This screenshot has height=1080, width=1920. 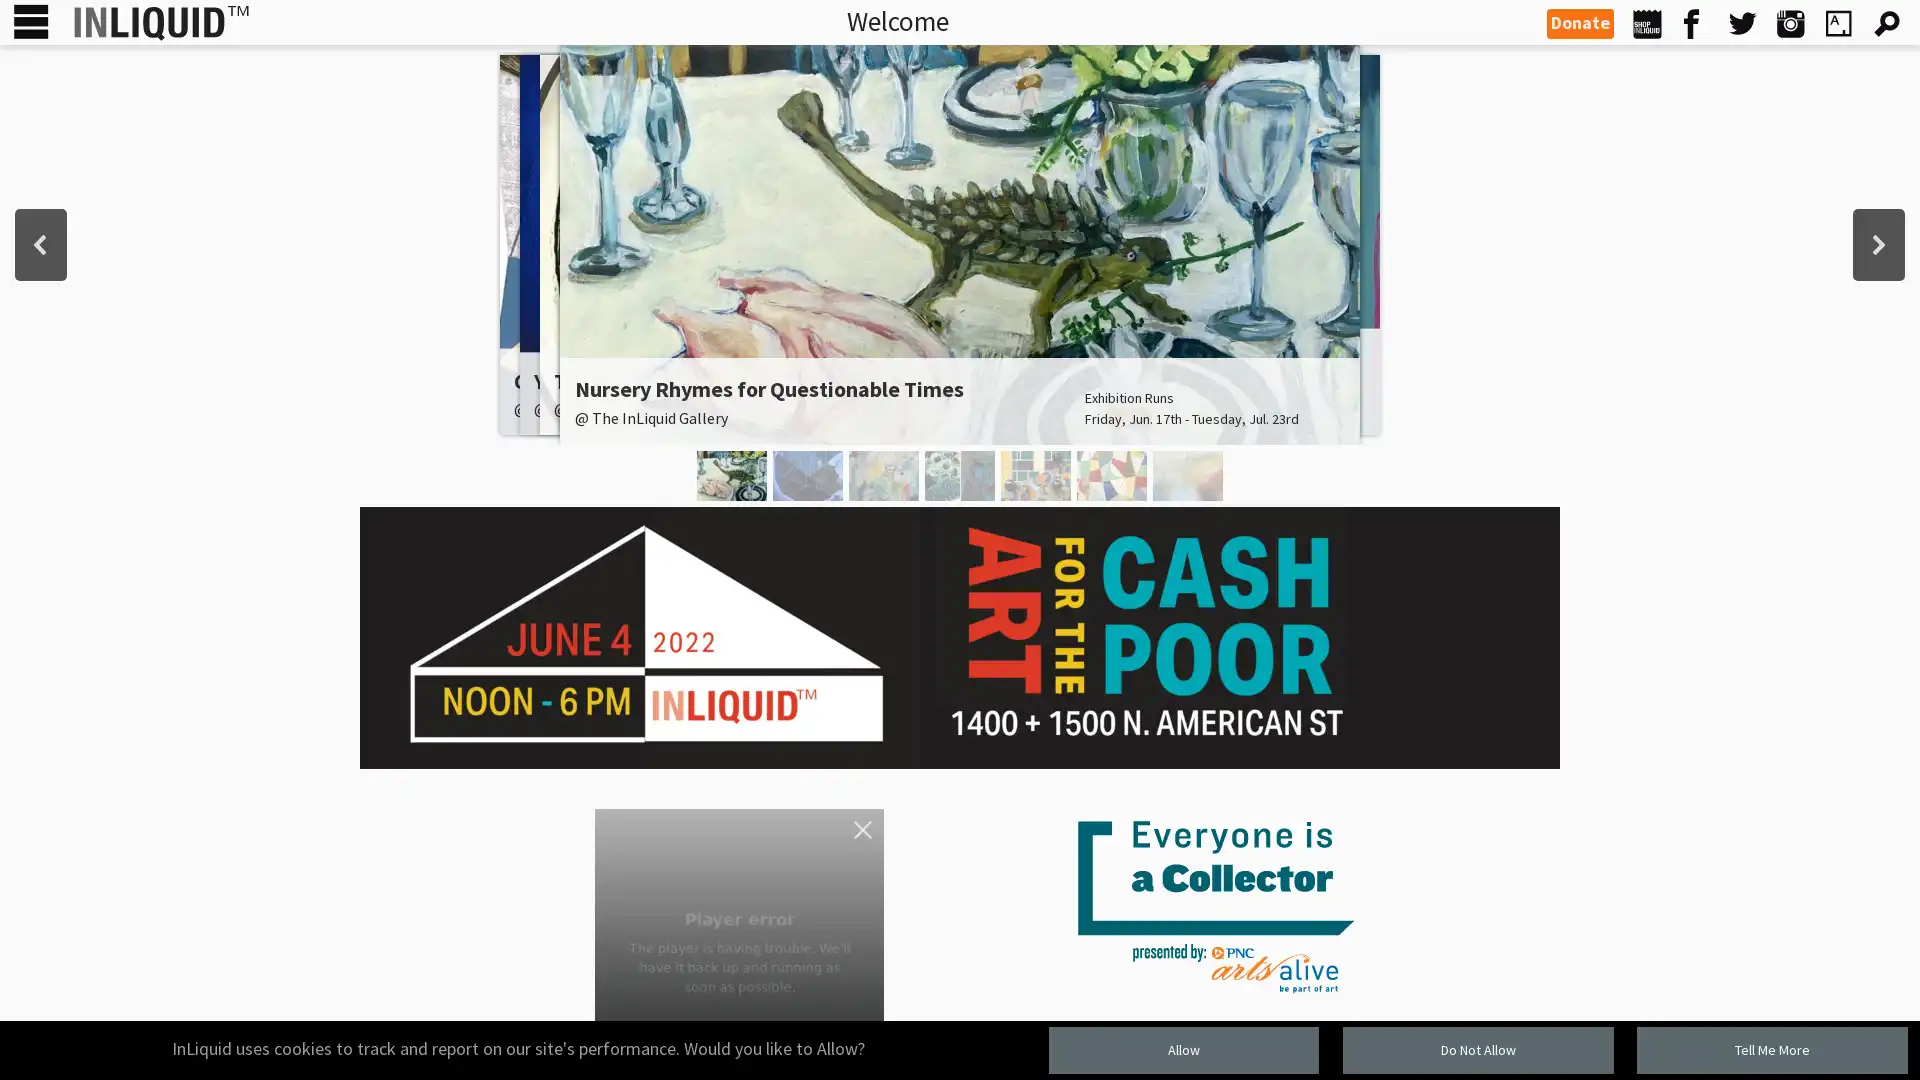 What do you see at coordinates (1877, 244) in the screenshot?
I see `next arrow` at bounding box center [1877, 244].